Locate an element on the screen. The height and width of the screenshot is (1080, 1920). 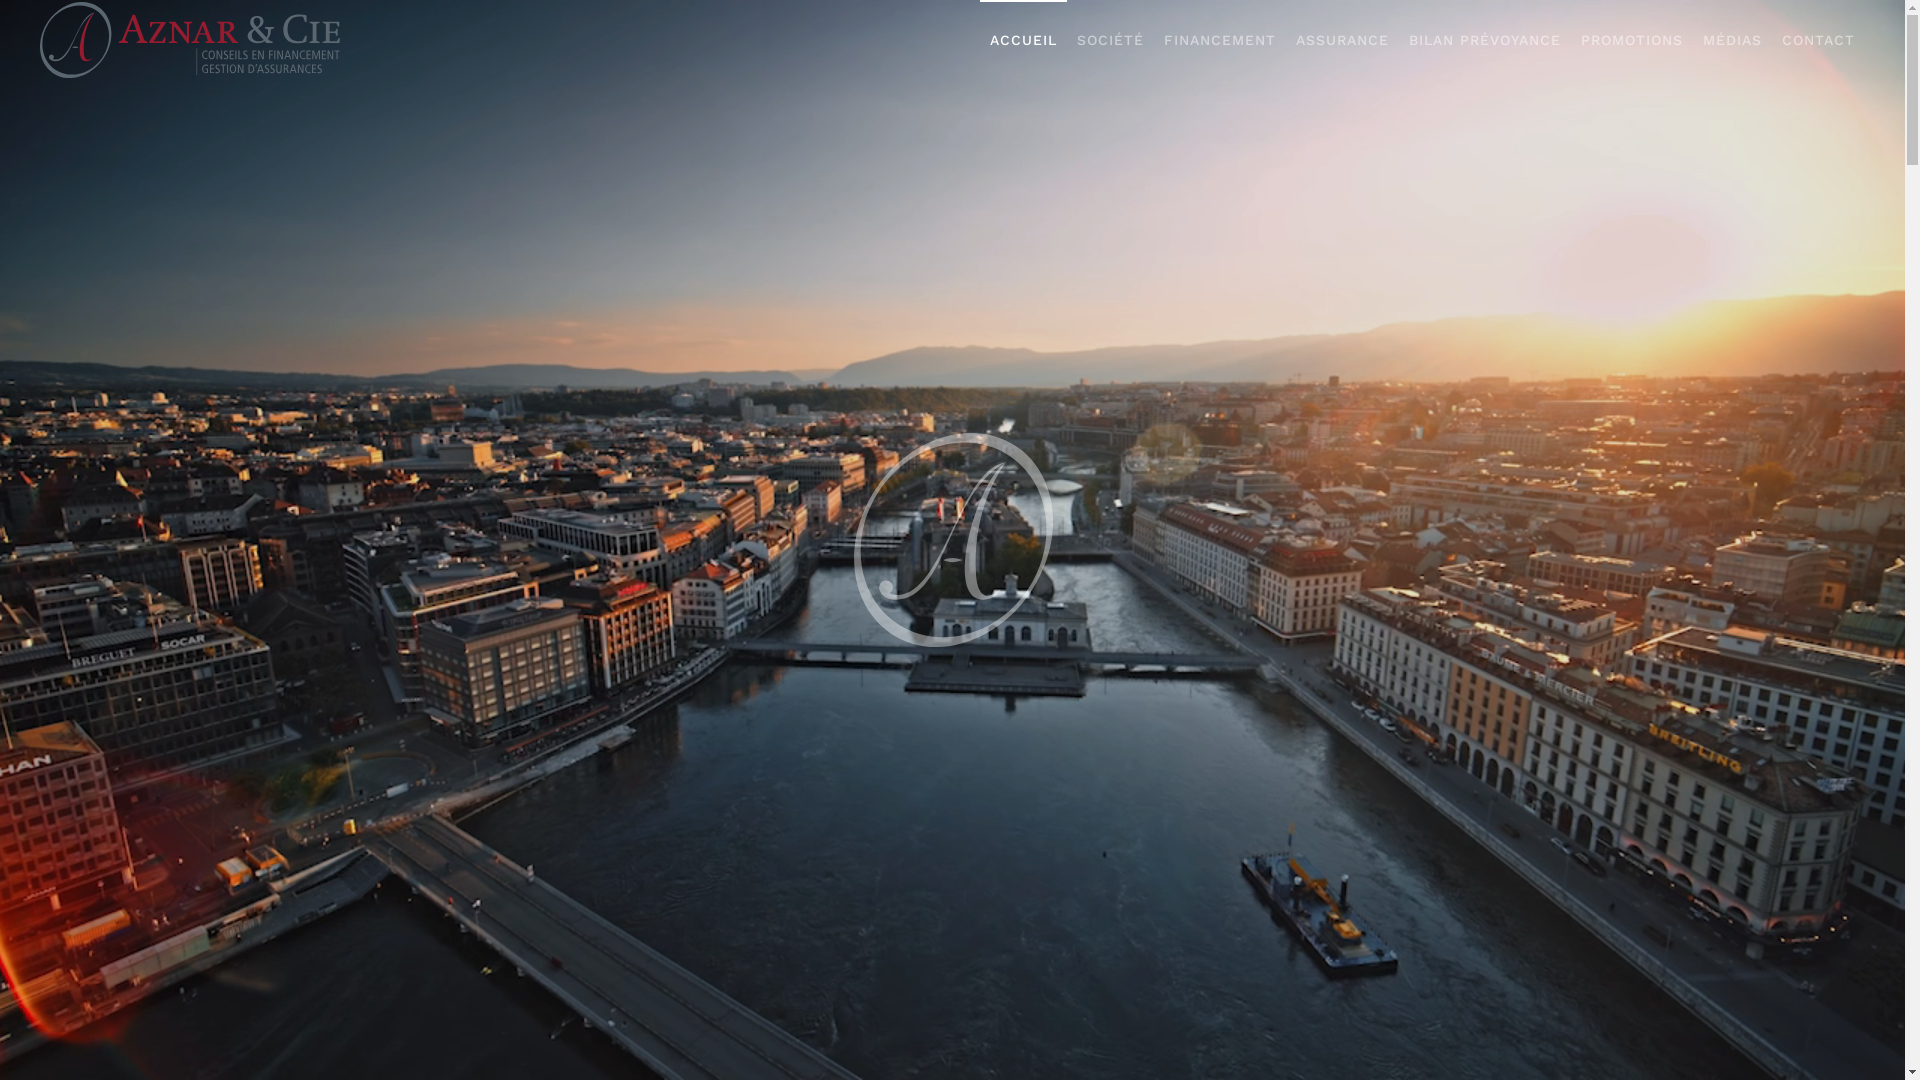
'CONTACT' is located at coordinates (1818, 39).